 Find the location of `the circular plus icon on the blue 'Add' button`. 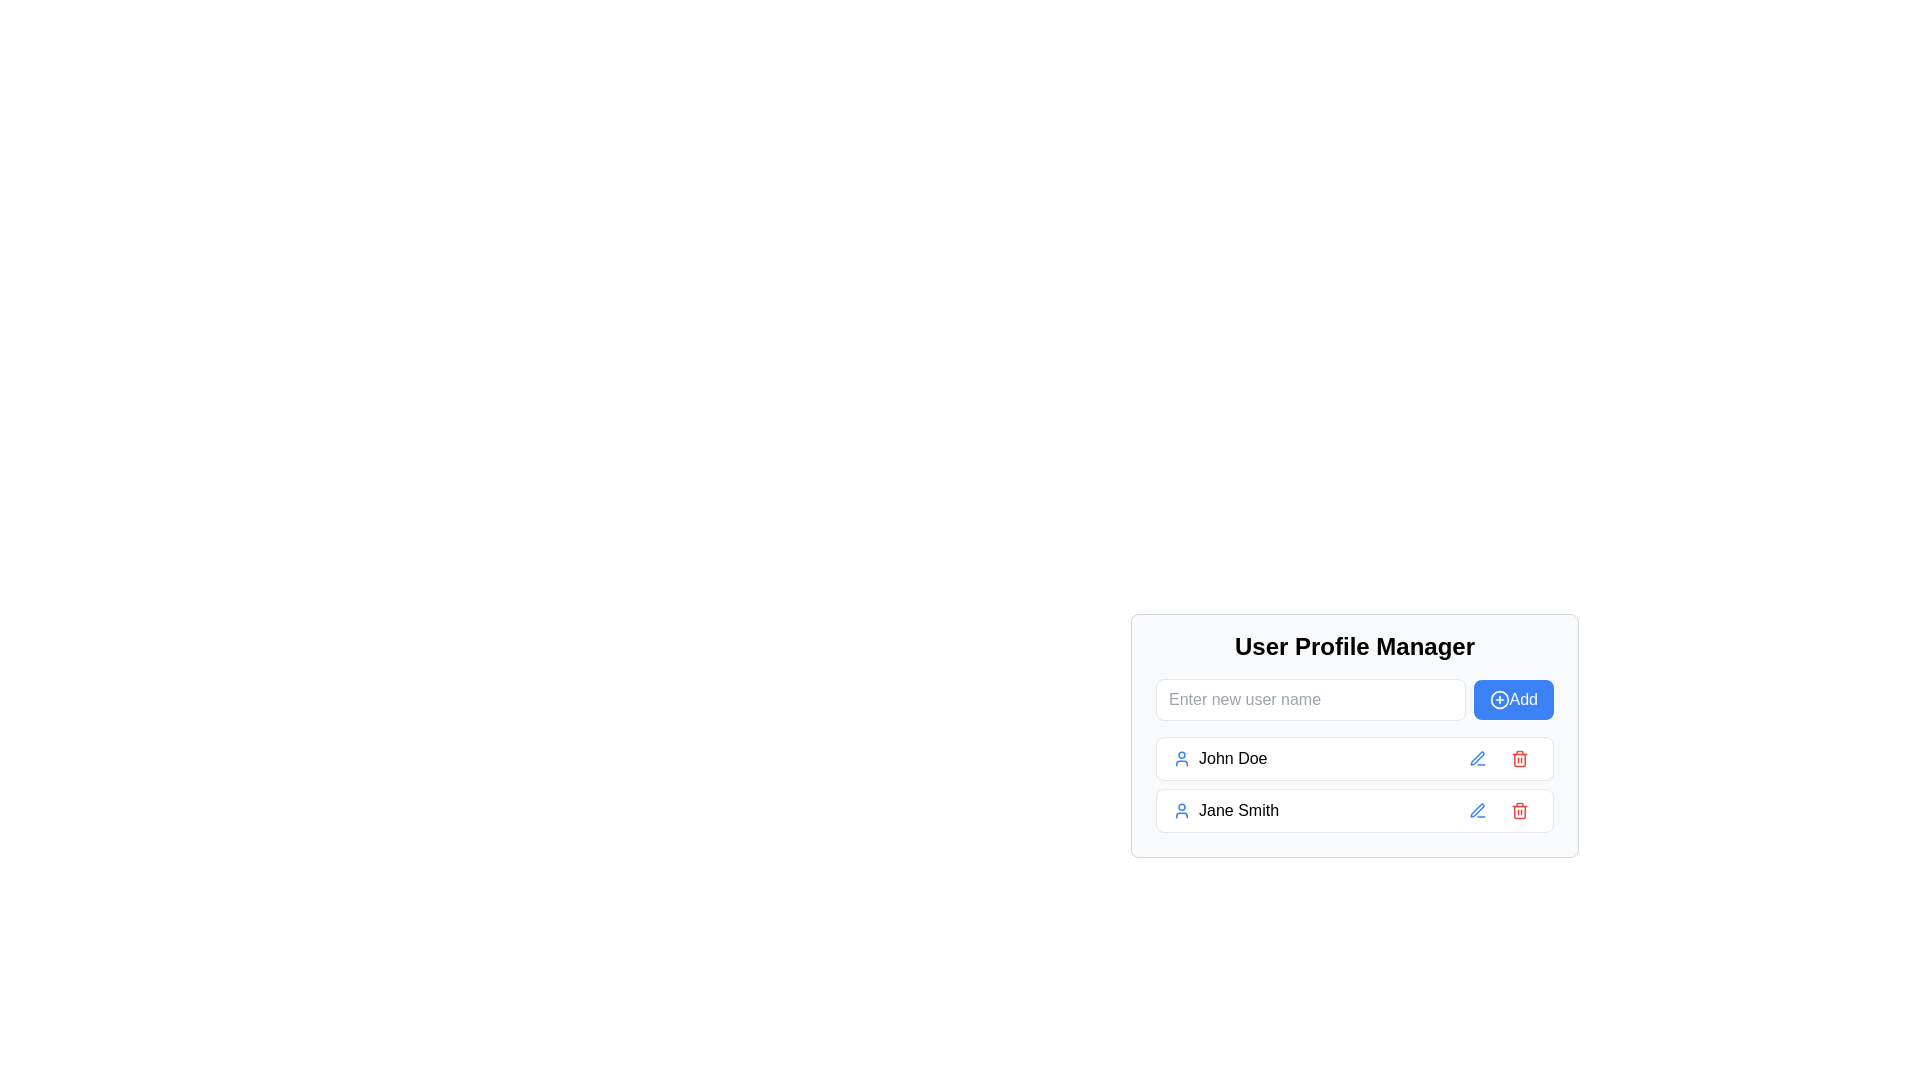

the circular plus icon on the blue 'Add' button is located at coordinates (1498, 698).